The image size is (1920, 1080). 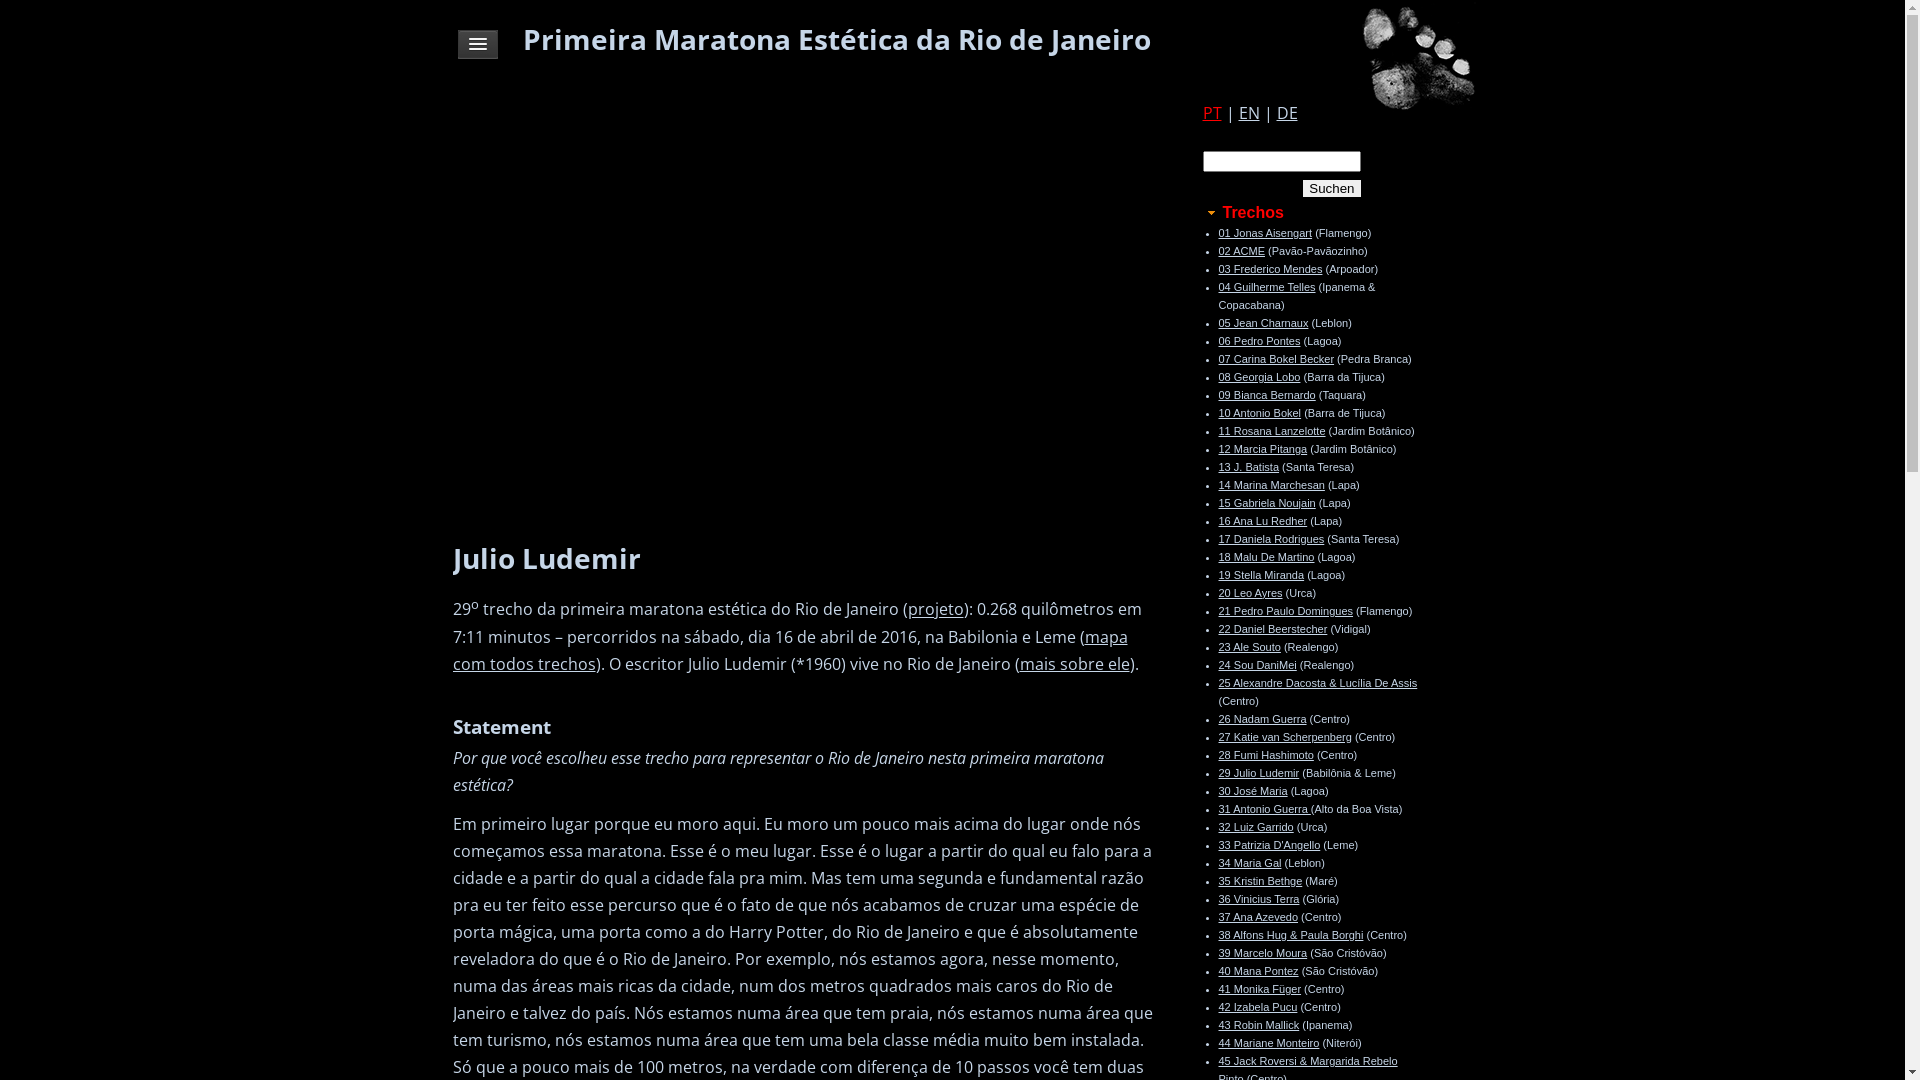 What do you see at coordinates (1261, 322) in the screenshot?
I see `'05 Jean Charnaux'` at bounding box center [1261, 322].